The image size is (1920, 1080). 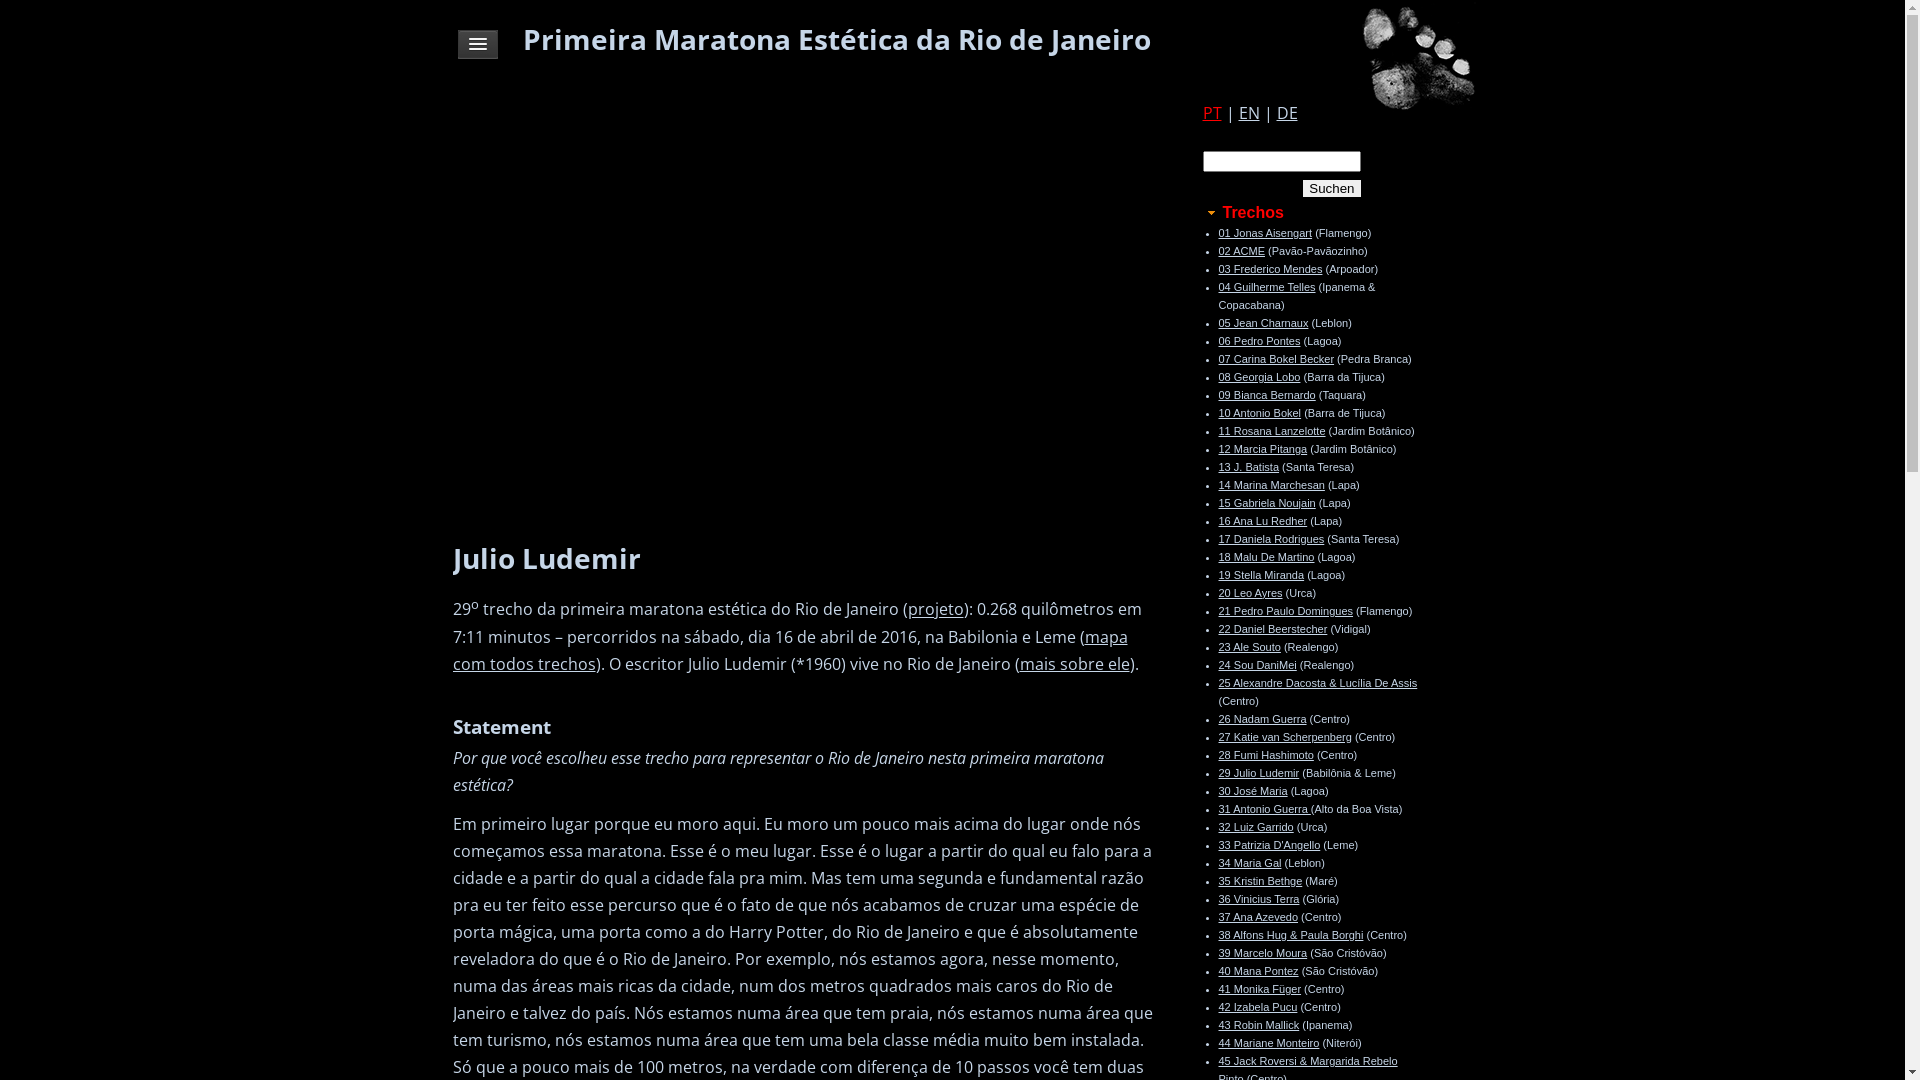 What do you see at coordinates (1261, 322) in the screenshot?
I see `'05 Jean Charnaux'` at bounding box center [1261, 322].